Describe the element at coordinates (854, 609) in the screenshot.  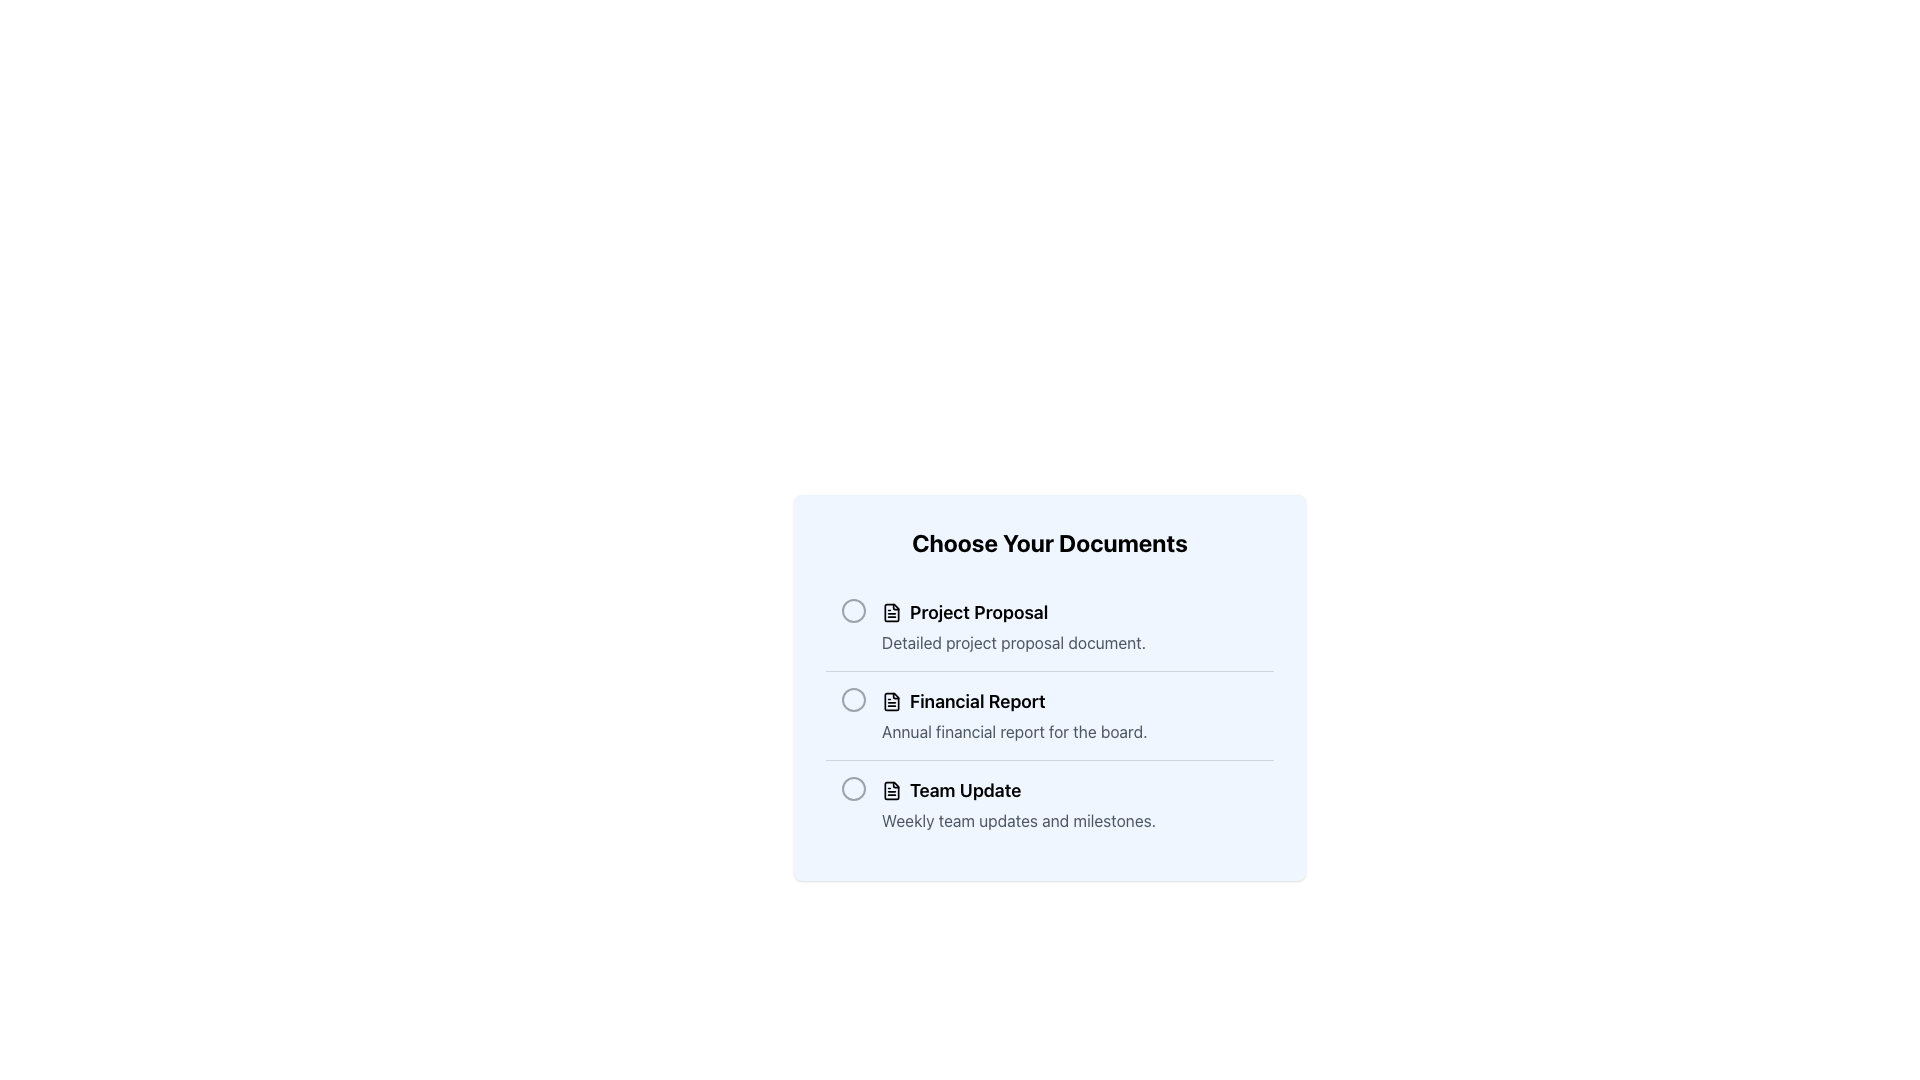
I see `the circular radio button located to the left of the text 'Project Proposal' in the 'Choose Your Documents' option group for additional information or feedback` at that location.